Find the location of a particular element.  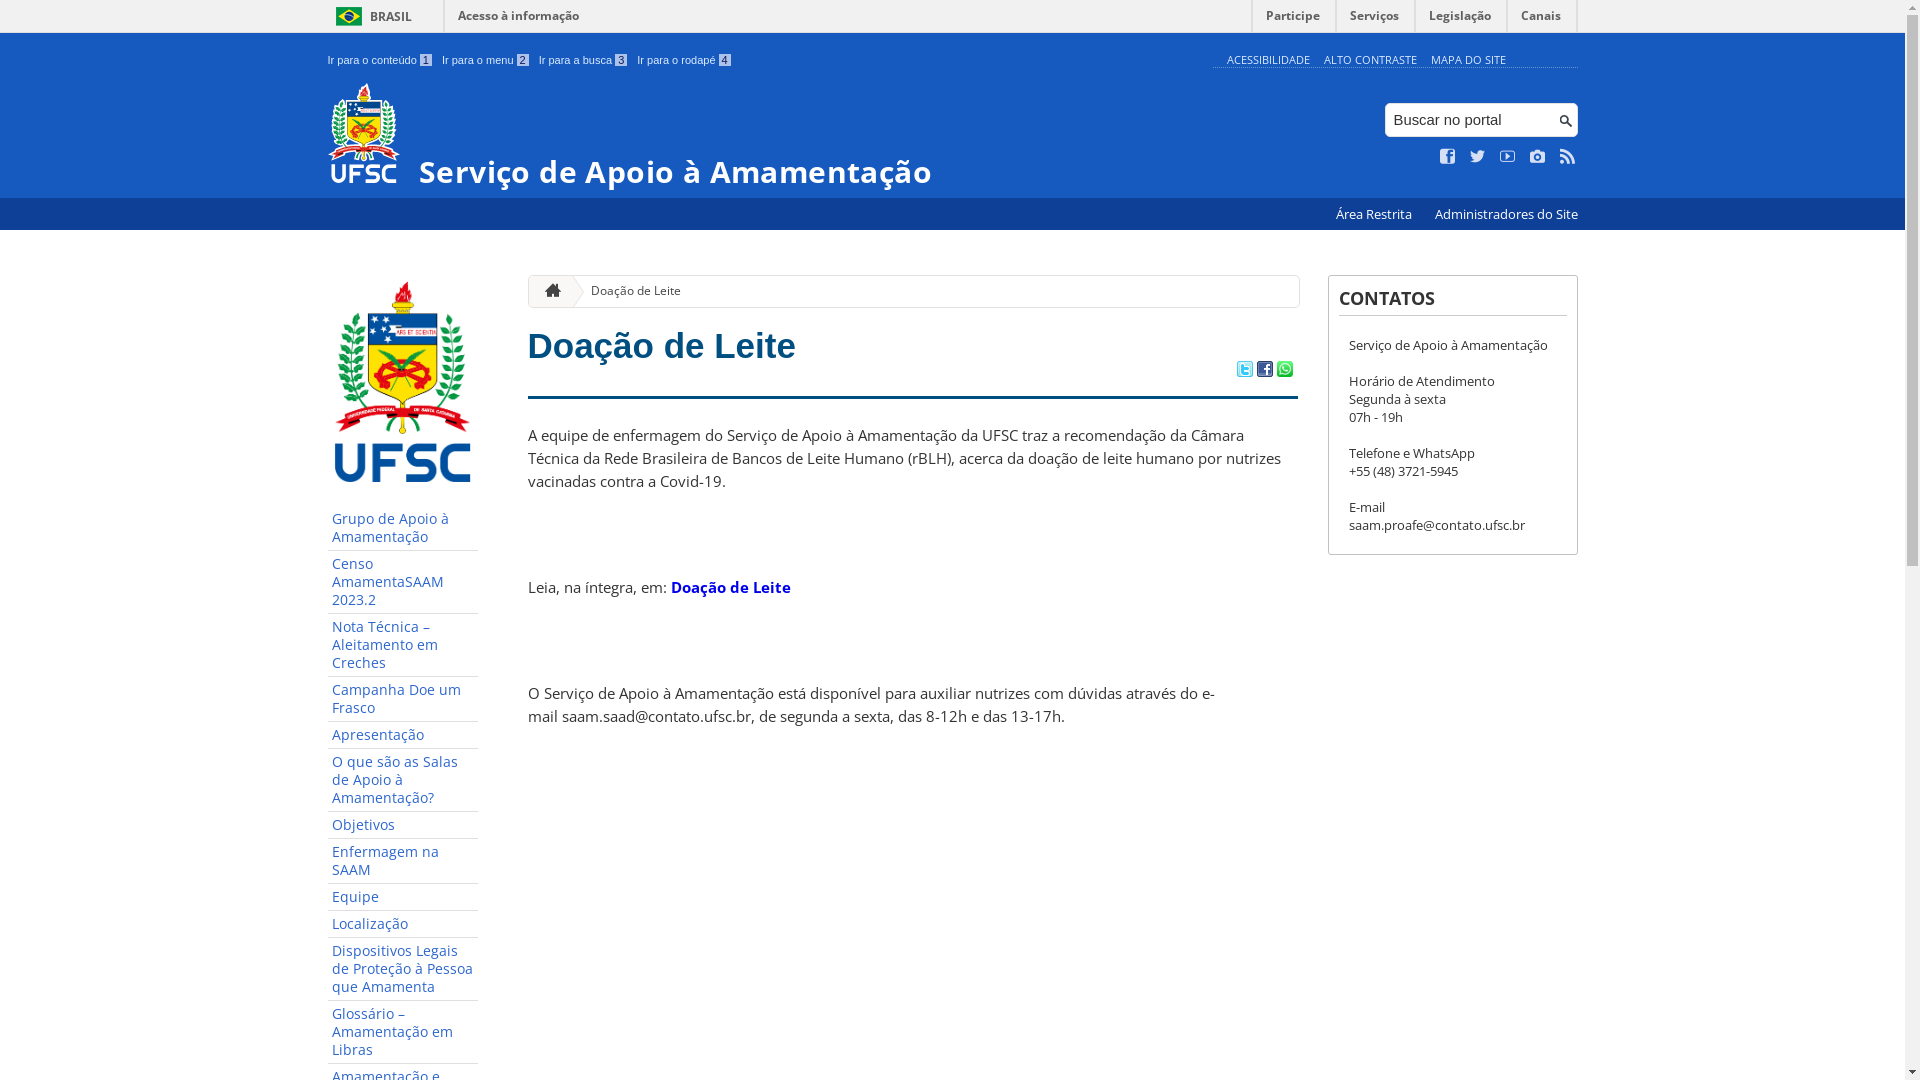

'Ir para o menu 2' is located at coordinates (485, 59).